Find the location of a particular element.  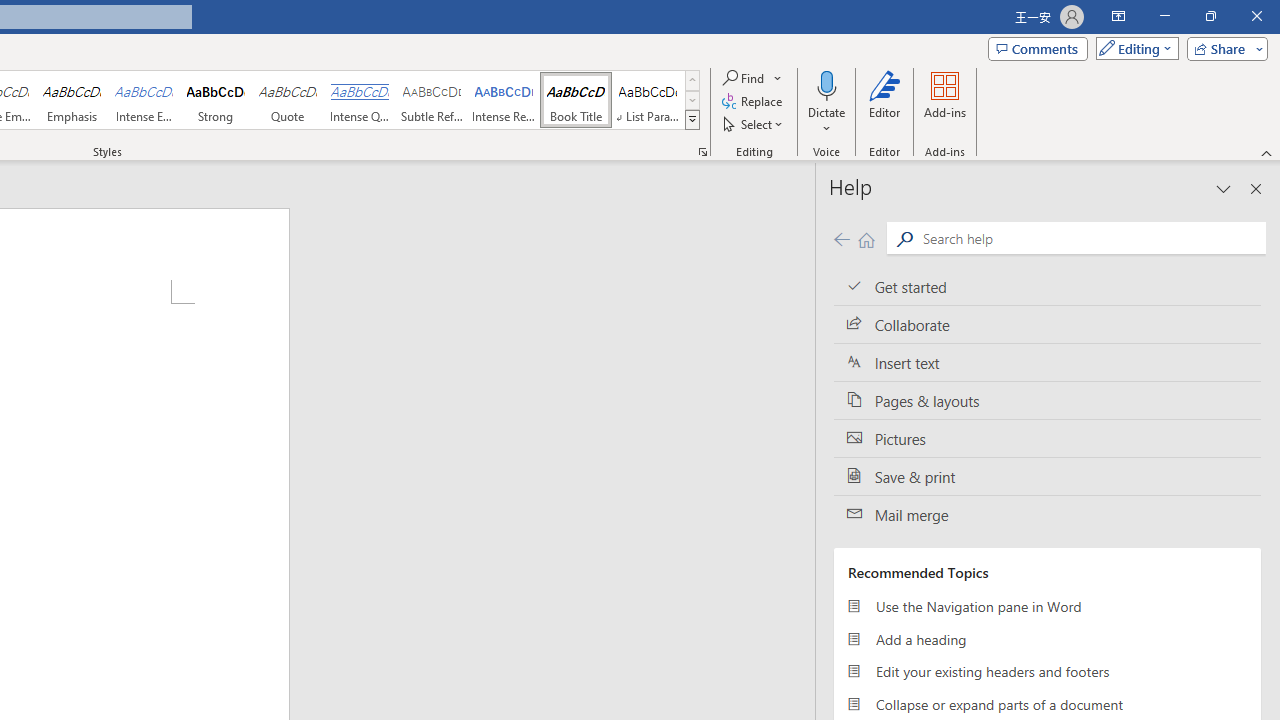

'Replace...' is located at coordinates (752, 101).